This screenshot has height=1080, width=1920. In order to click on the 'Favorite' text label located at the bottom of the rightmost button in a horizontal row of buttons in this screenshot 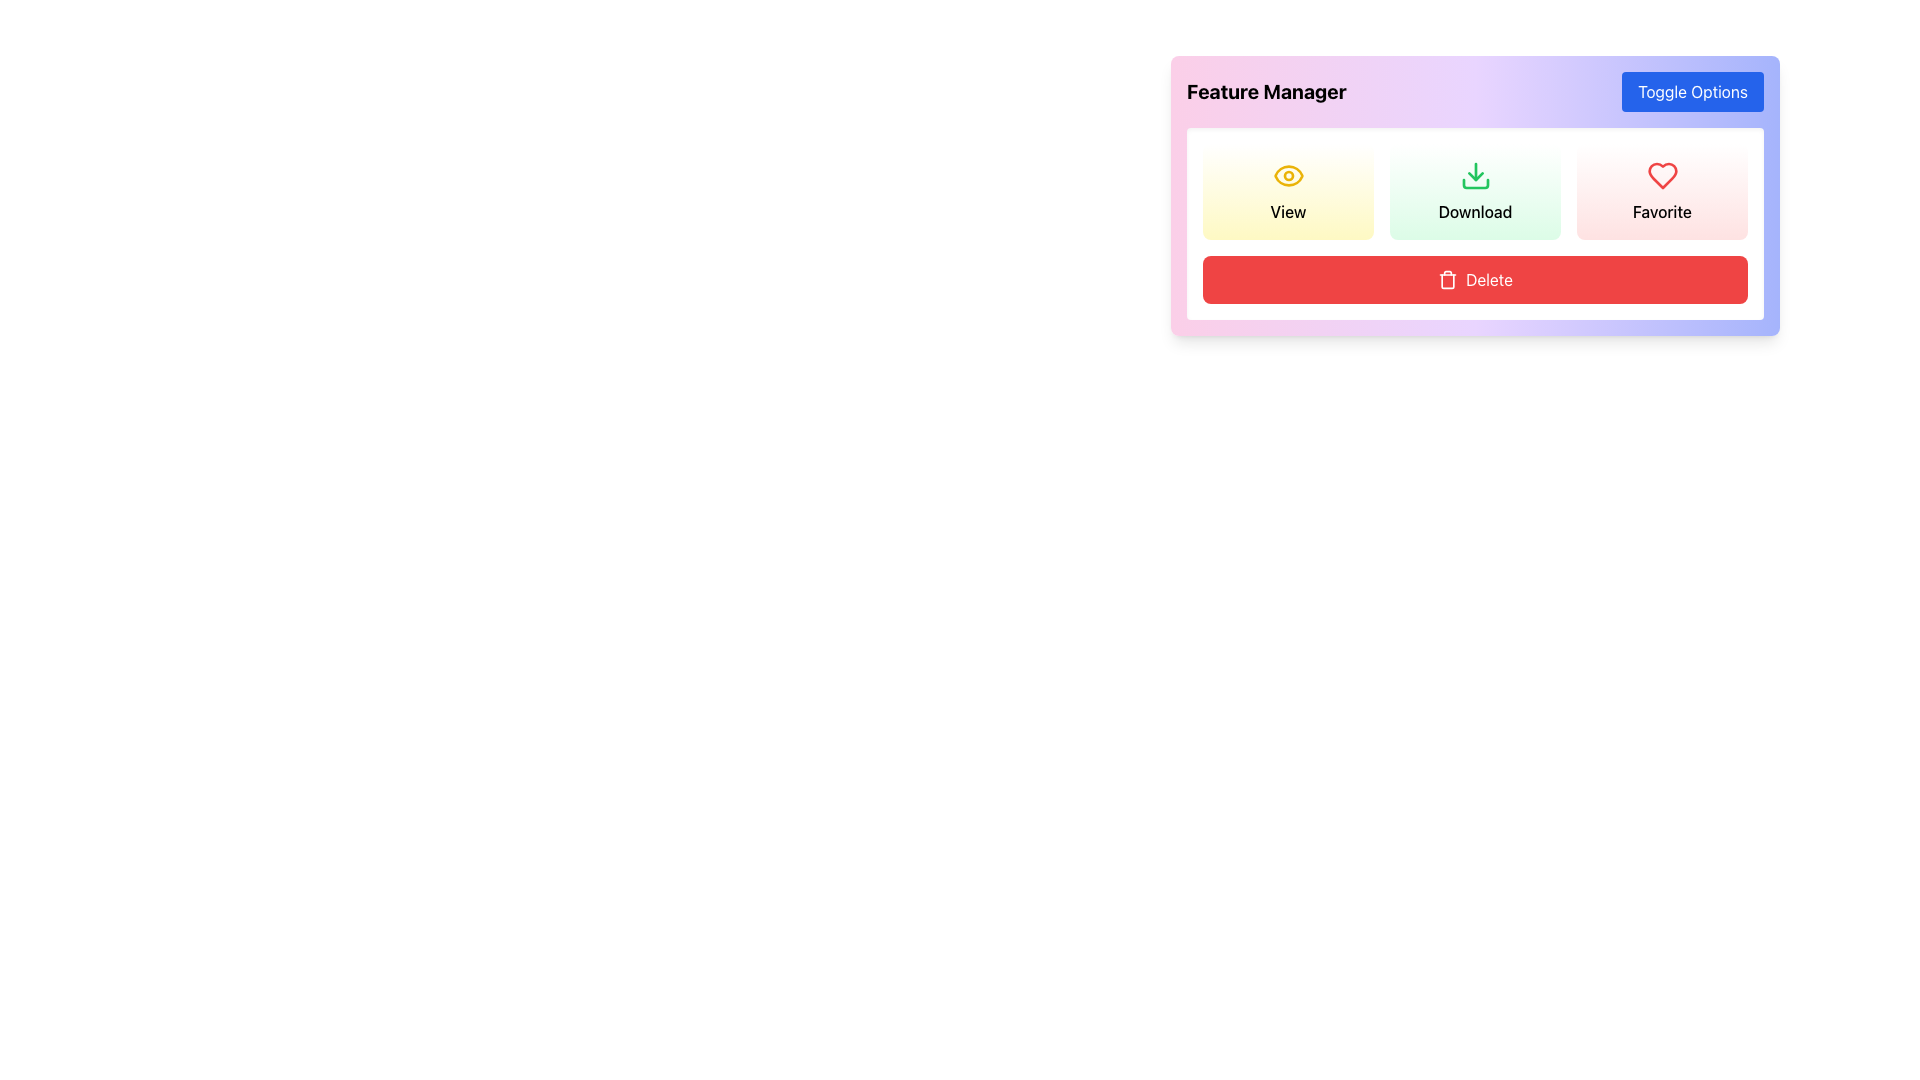, I will do `click(1662, 212)`.